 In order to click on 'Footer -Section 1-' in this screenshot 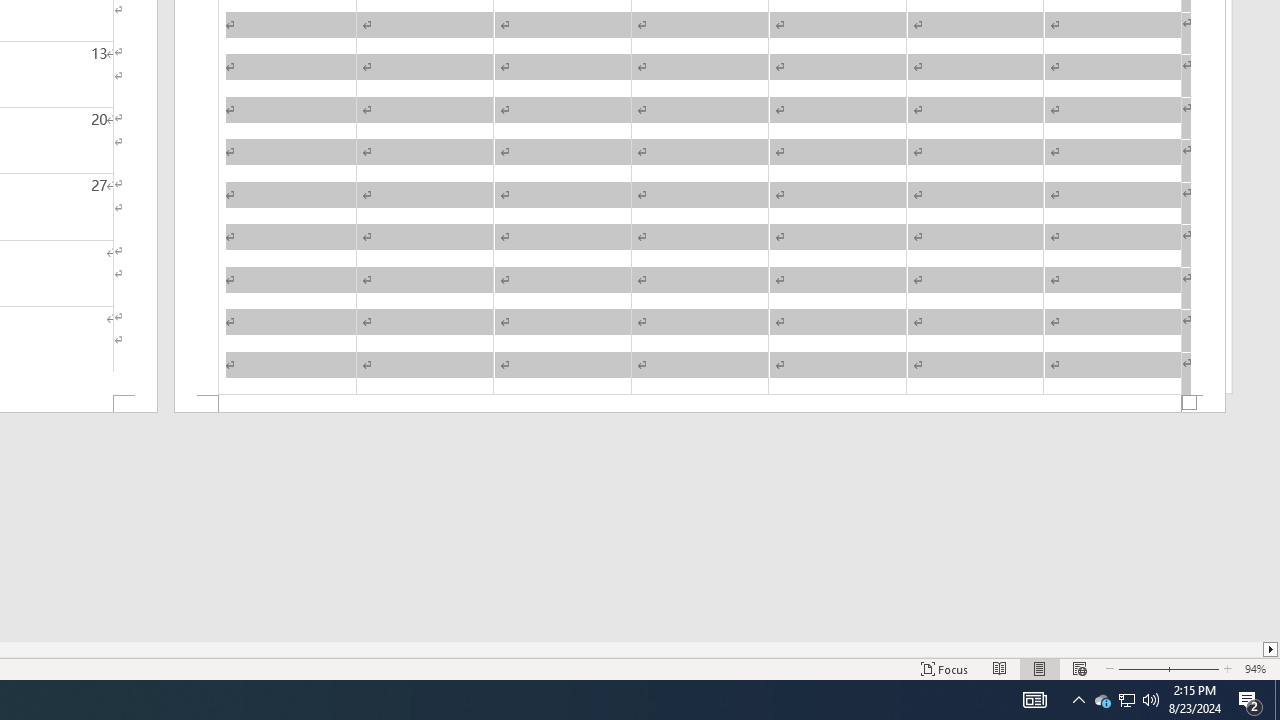, I will do `click(700, 404)`.